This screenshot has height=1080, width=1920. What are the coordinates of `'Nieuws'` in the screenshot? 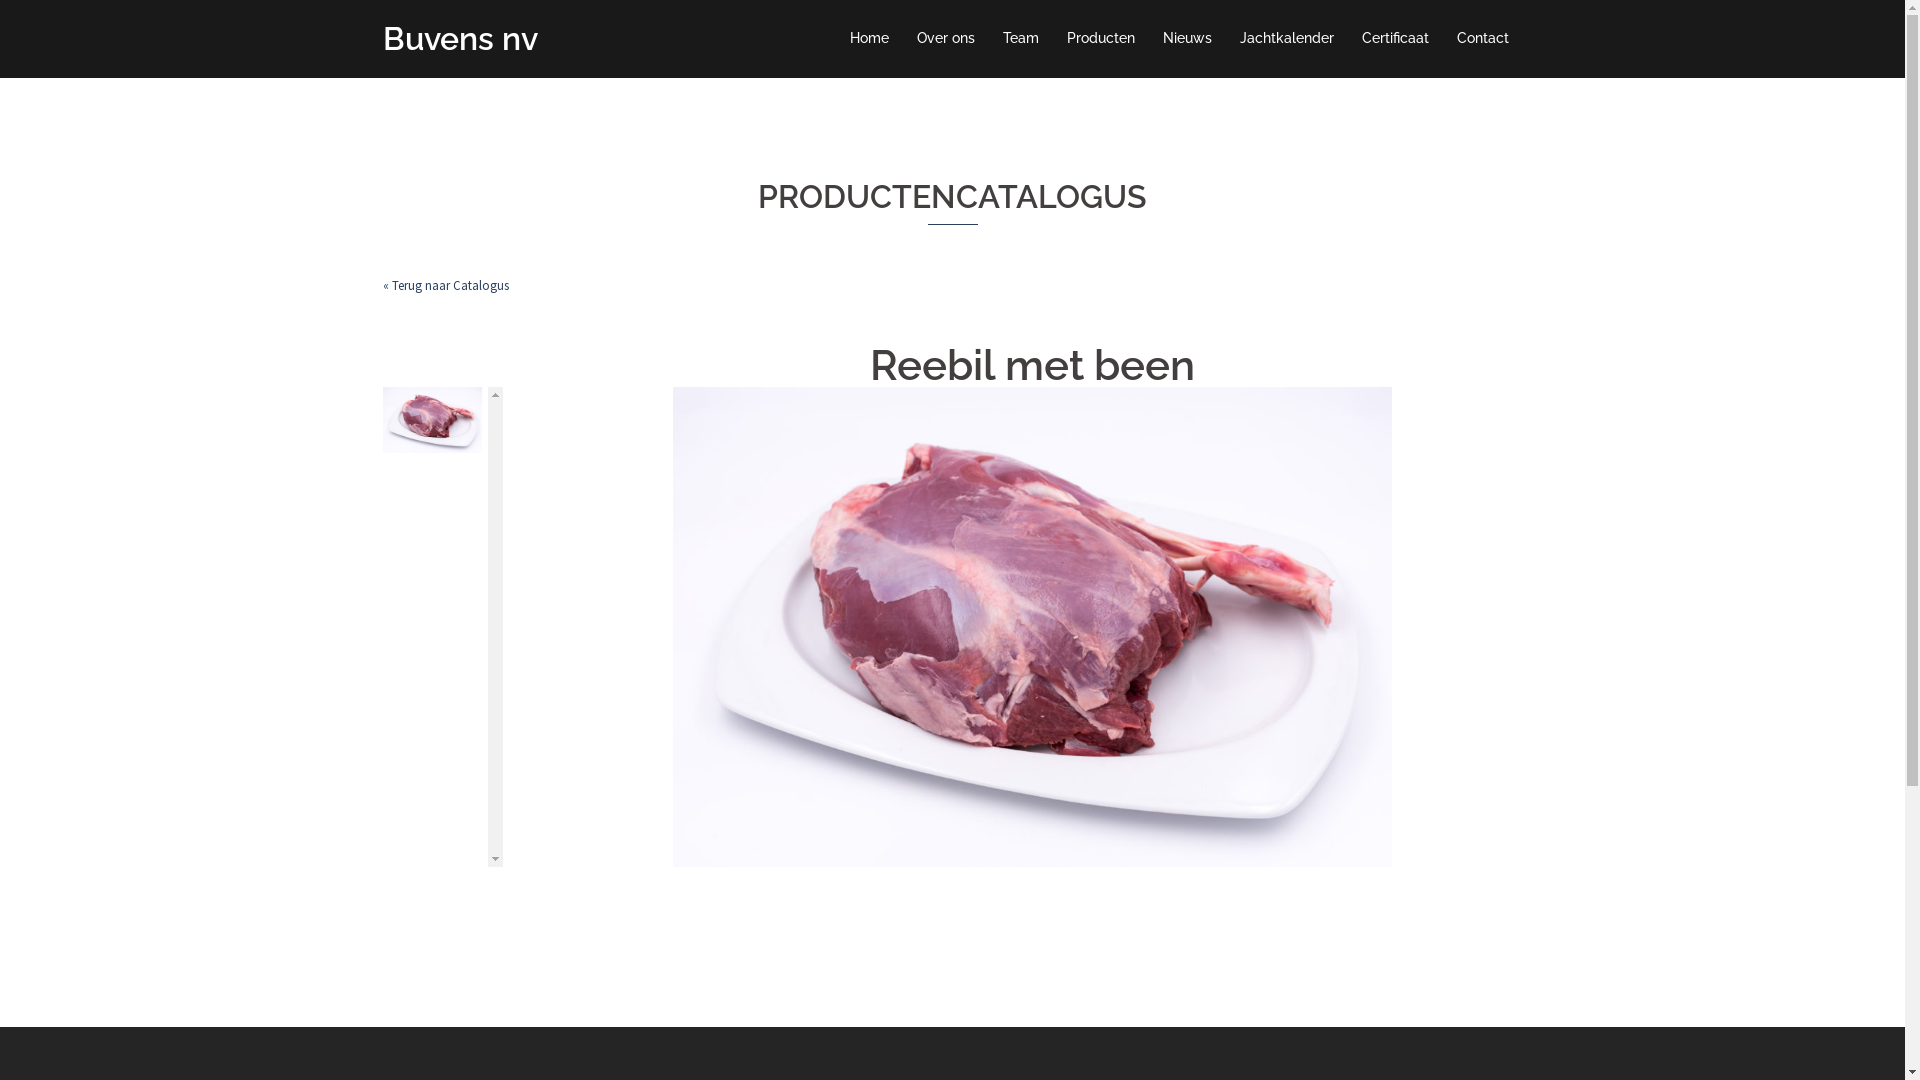 It's located at (1186, 38).